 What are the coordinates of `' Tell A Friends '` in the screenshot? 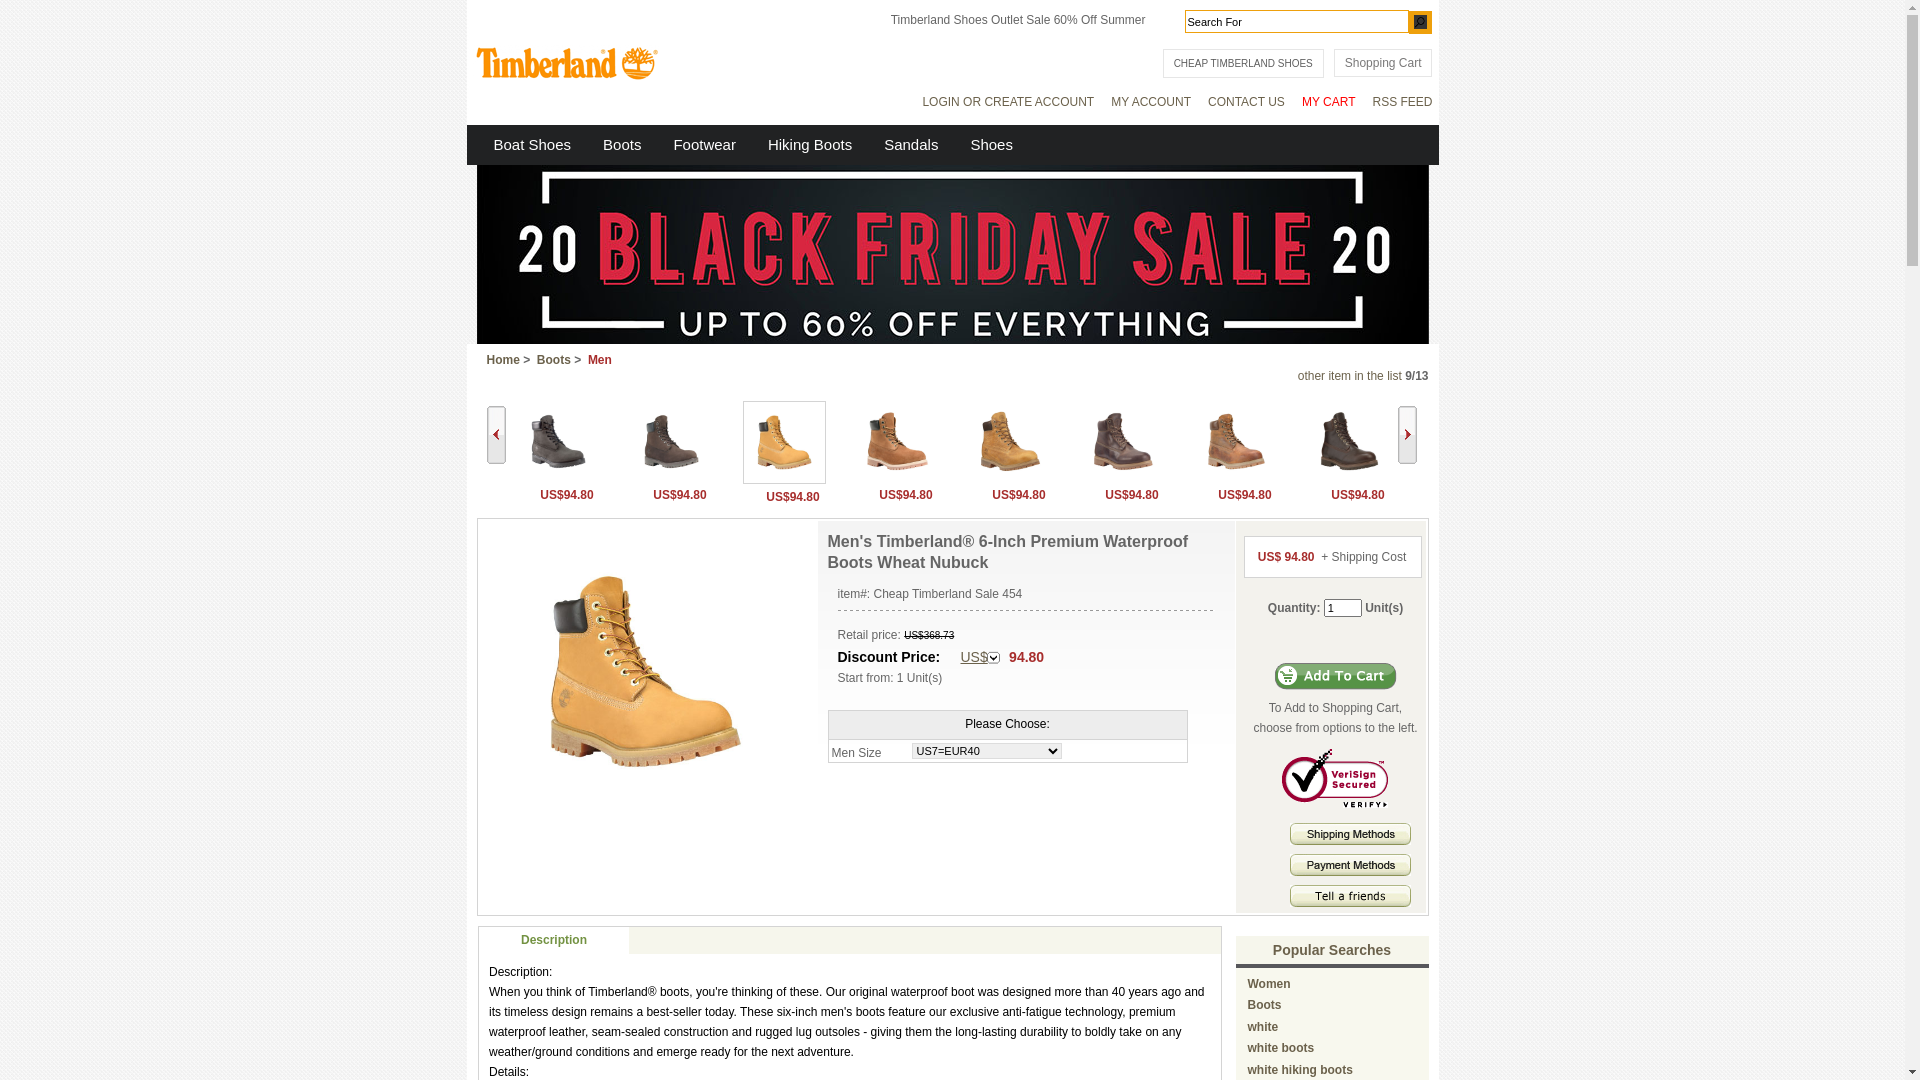 It's located at (1350, 893).